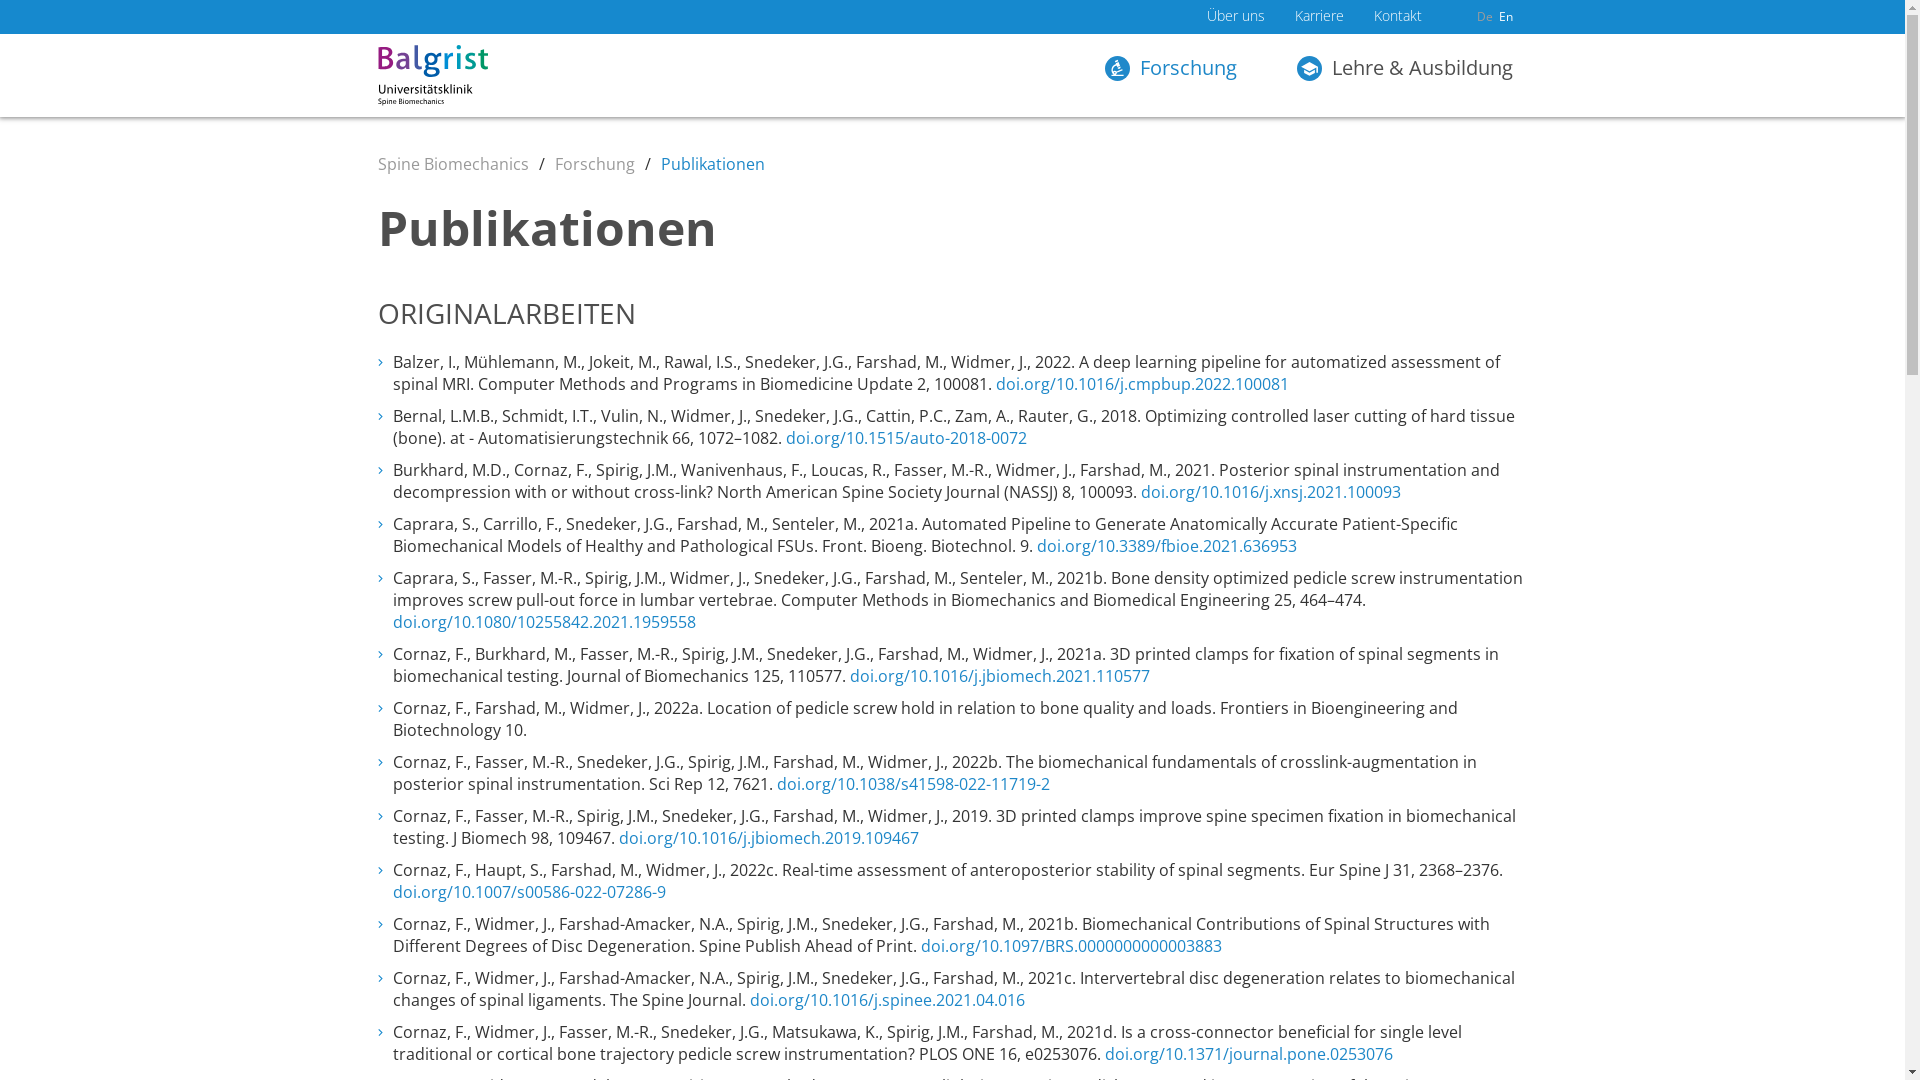  Describe the element at coordinates (1396, 19) in the screenshot. I see `'Kontakt'` at that location.